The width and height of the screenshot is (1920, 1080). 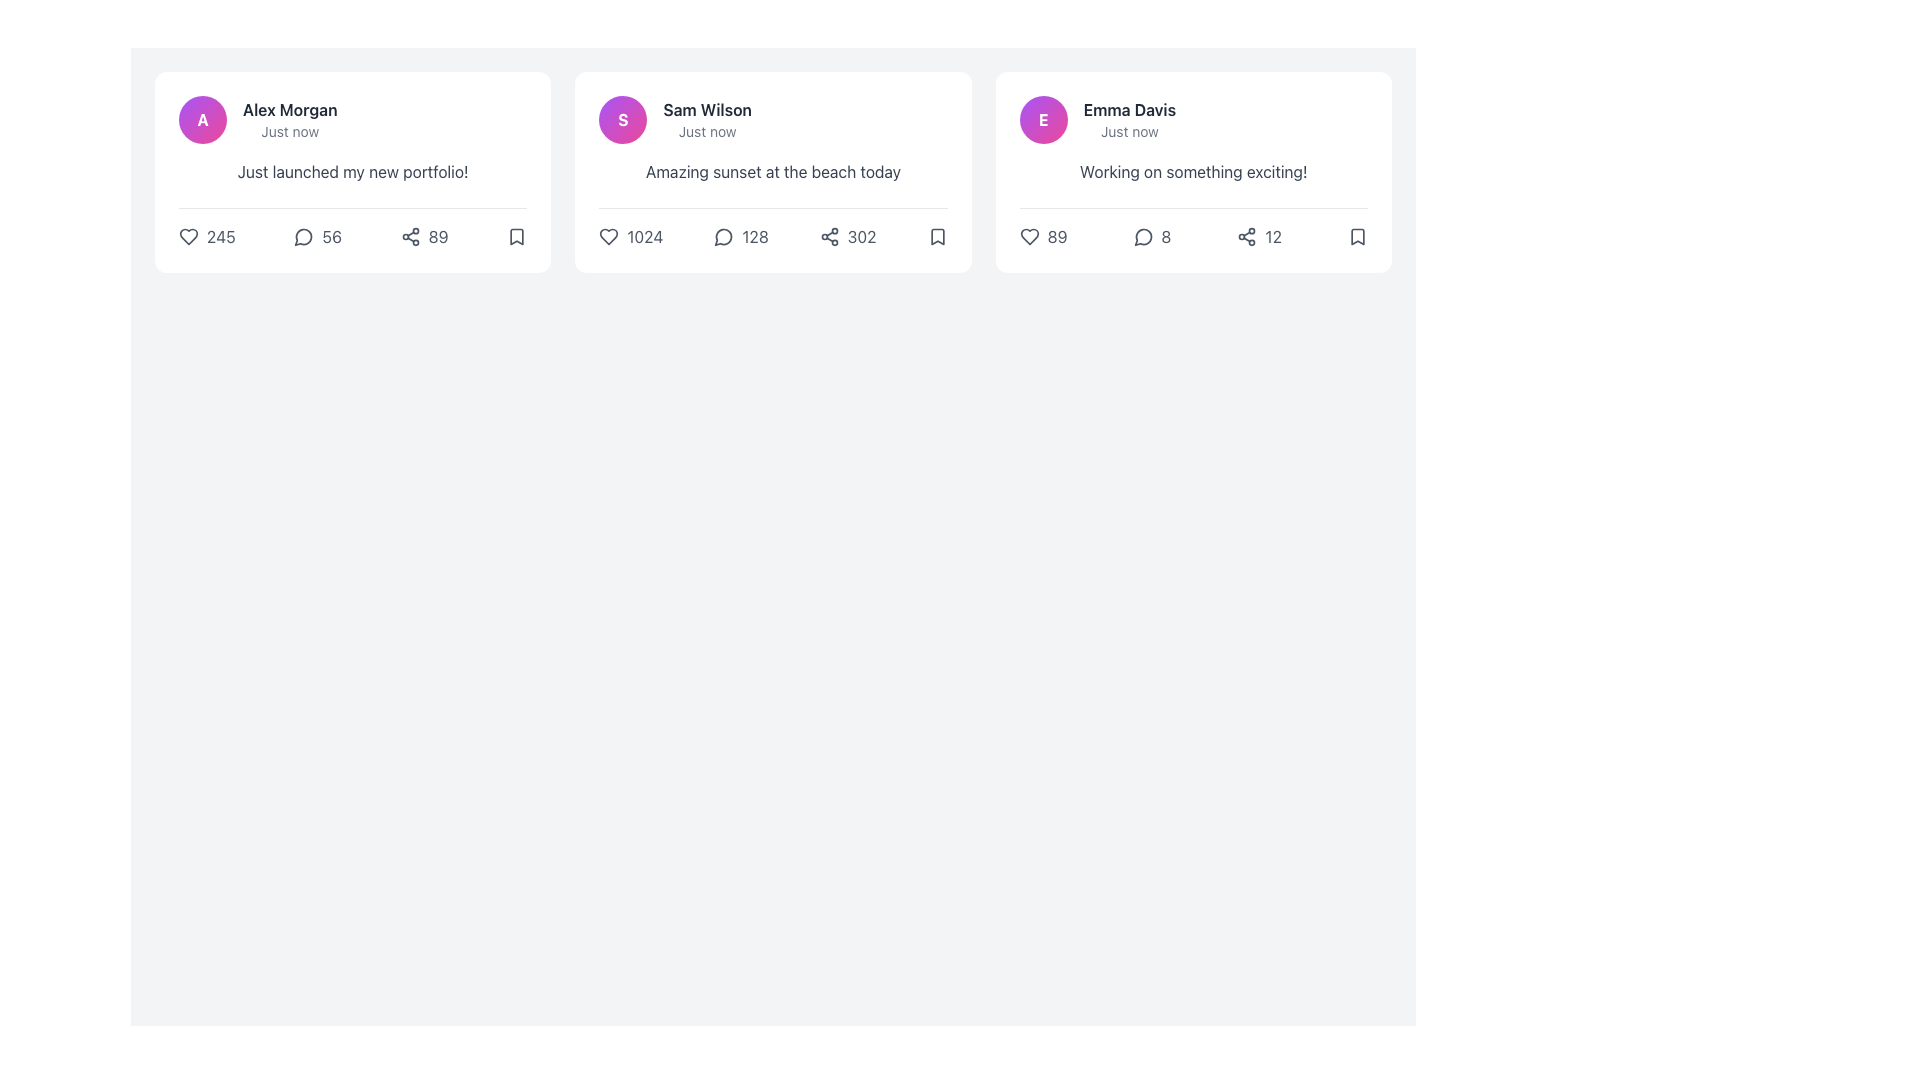 What do you see at coordinates (1056, 235) in the screenshot?
I see `value displayed in the Text Label that shows the count or statistic related to the heart icon, located in the bottom section of a card interface` at bounding box center [1056, 235].